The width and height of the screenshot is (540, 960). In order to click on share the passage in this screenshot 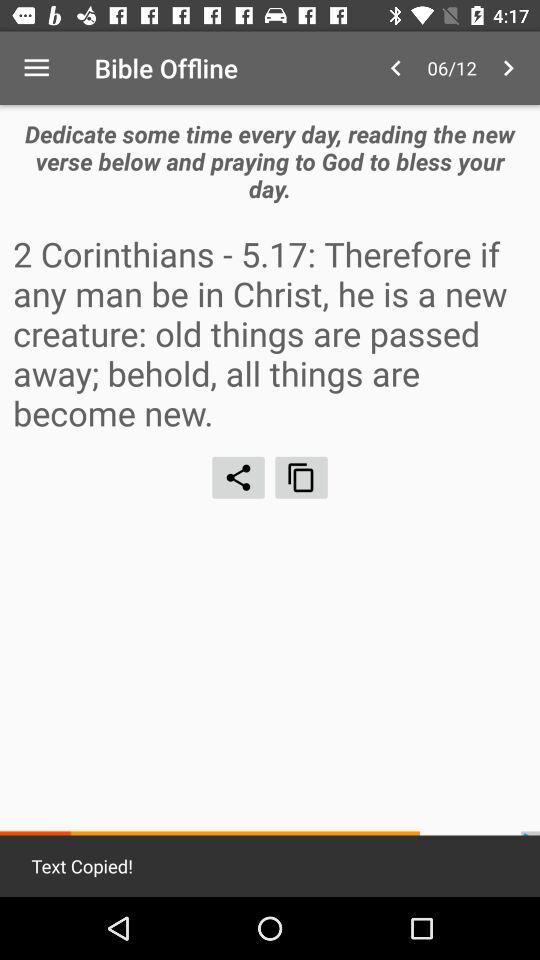, I will do `click(238, 477)`.